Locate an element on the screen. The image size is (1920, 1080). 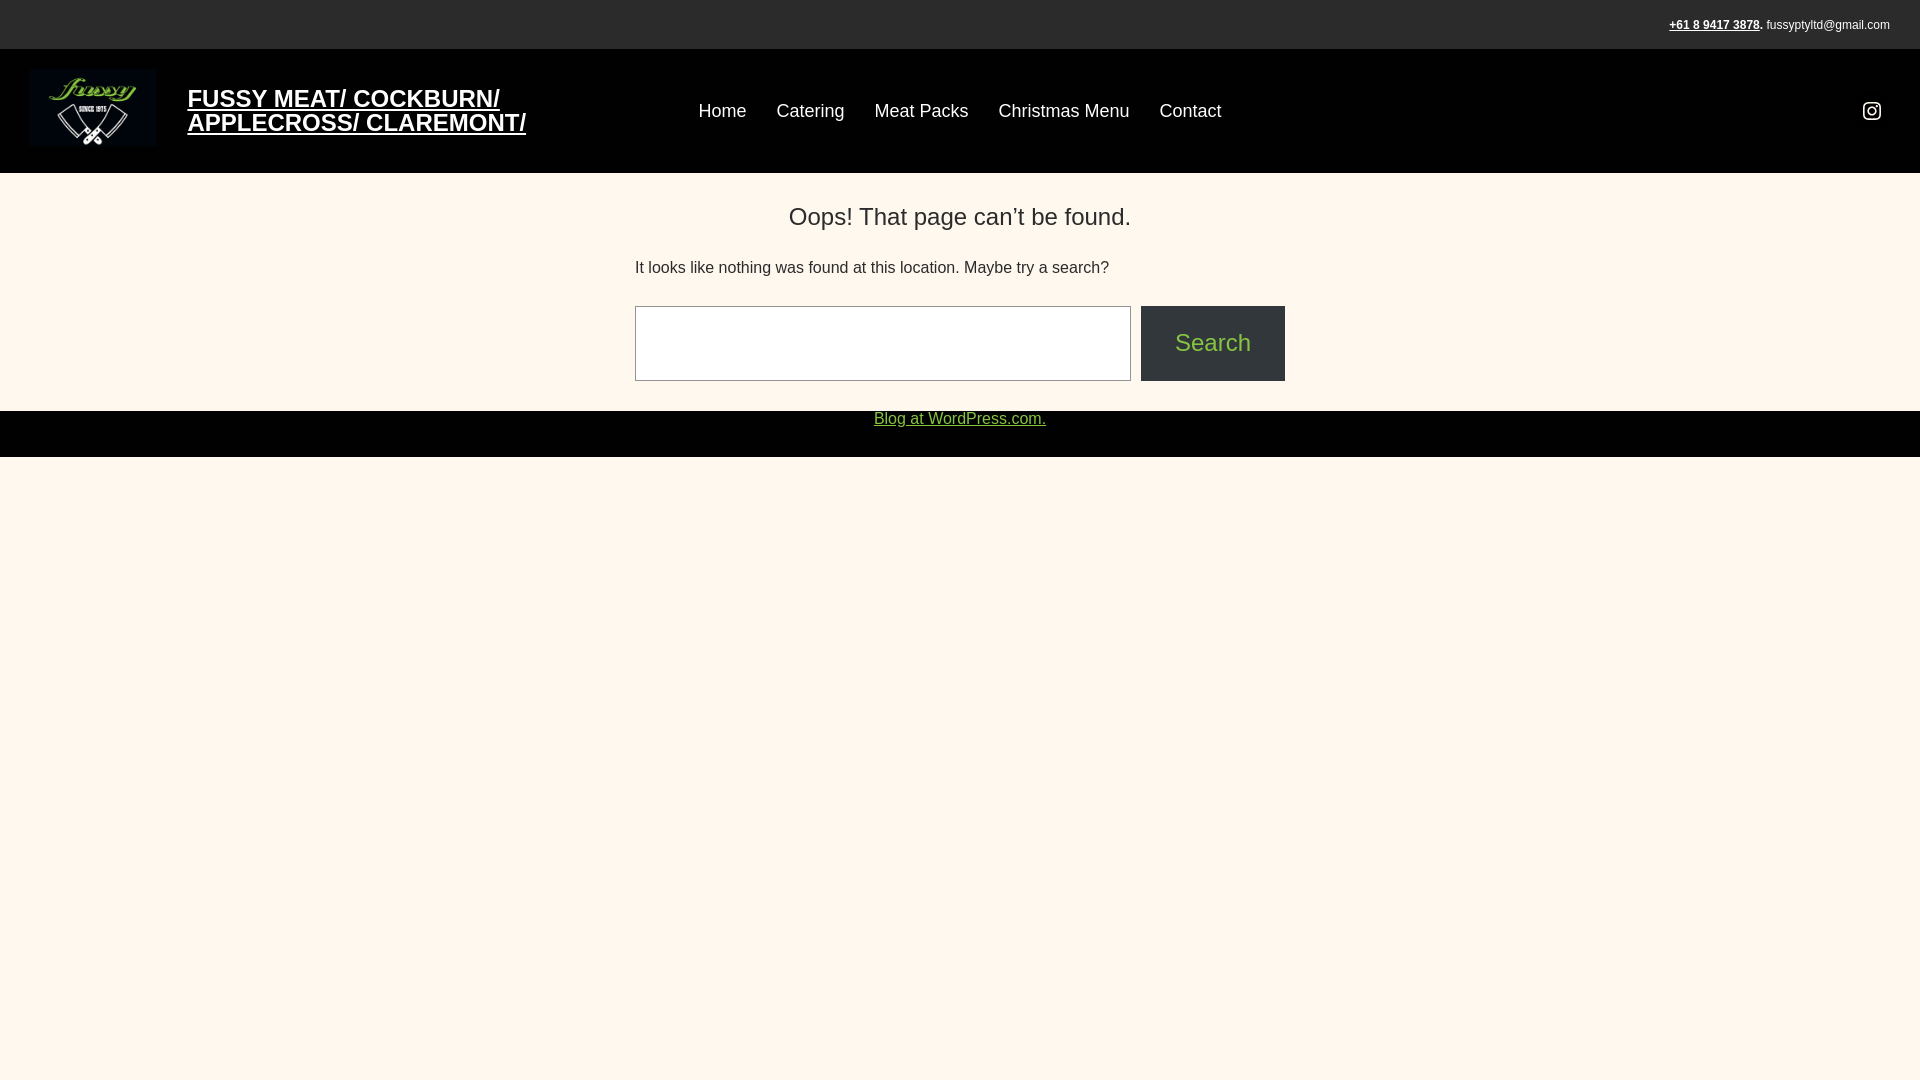
'+61 8 9417 3878' is located at coordinates (1712, 24).